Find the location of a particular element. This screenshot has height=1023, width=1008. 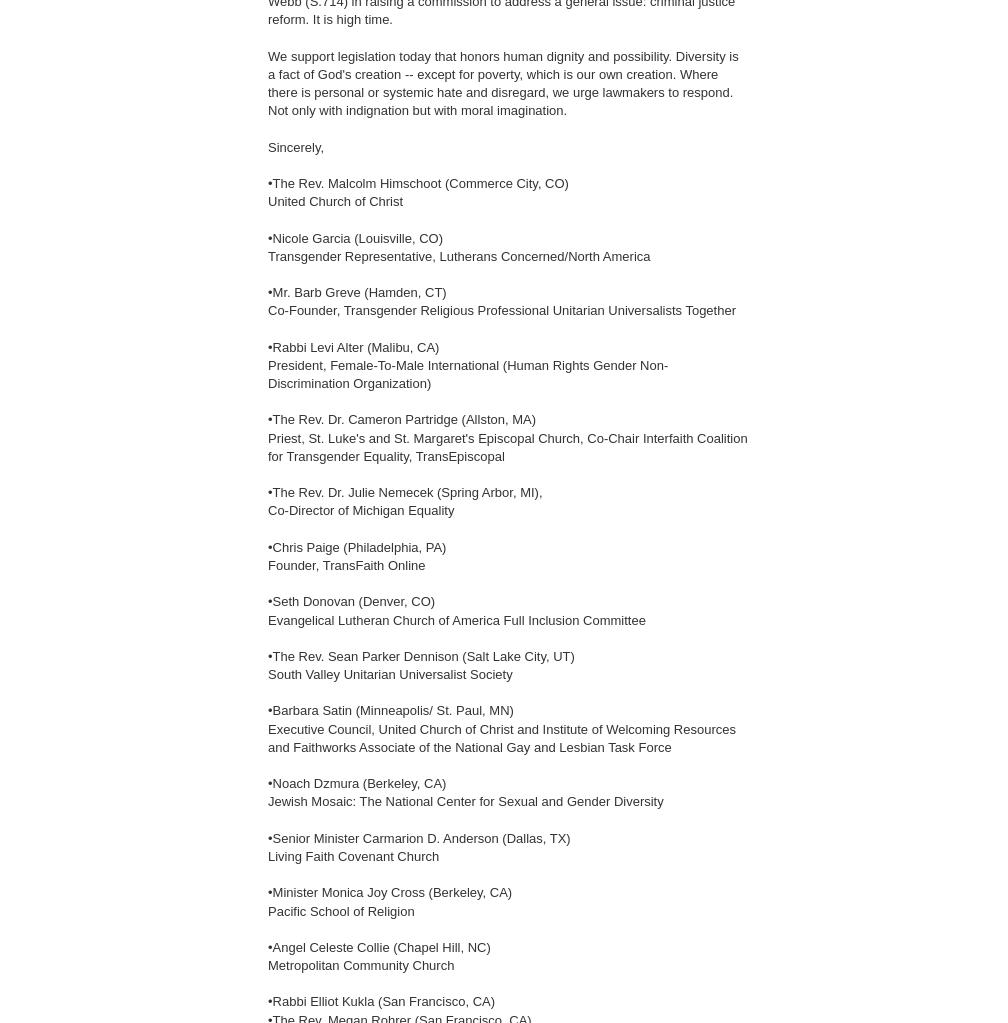

'United Church of Christ' is located at coordinates (335, 200).